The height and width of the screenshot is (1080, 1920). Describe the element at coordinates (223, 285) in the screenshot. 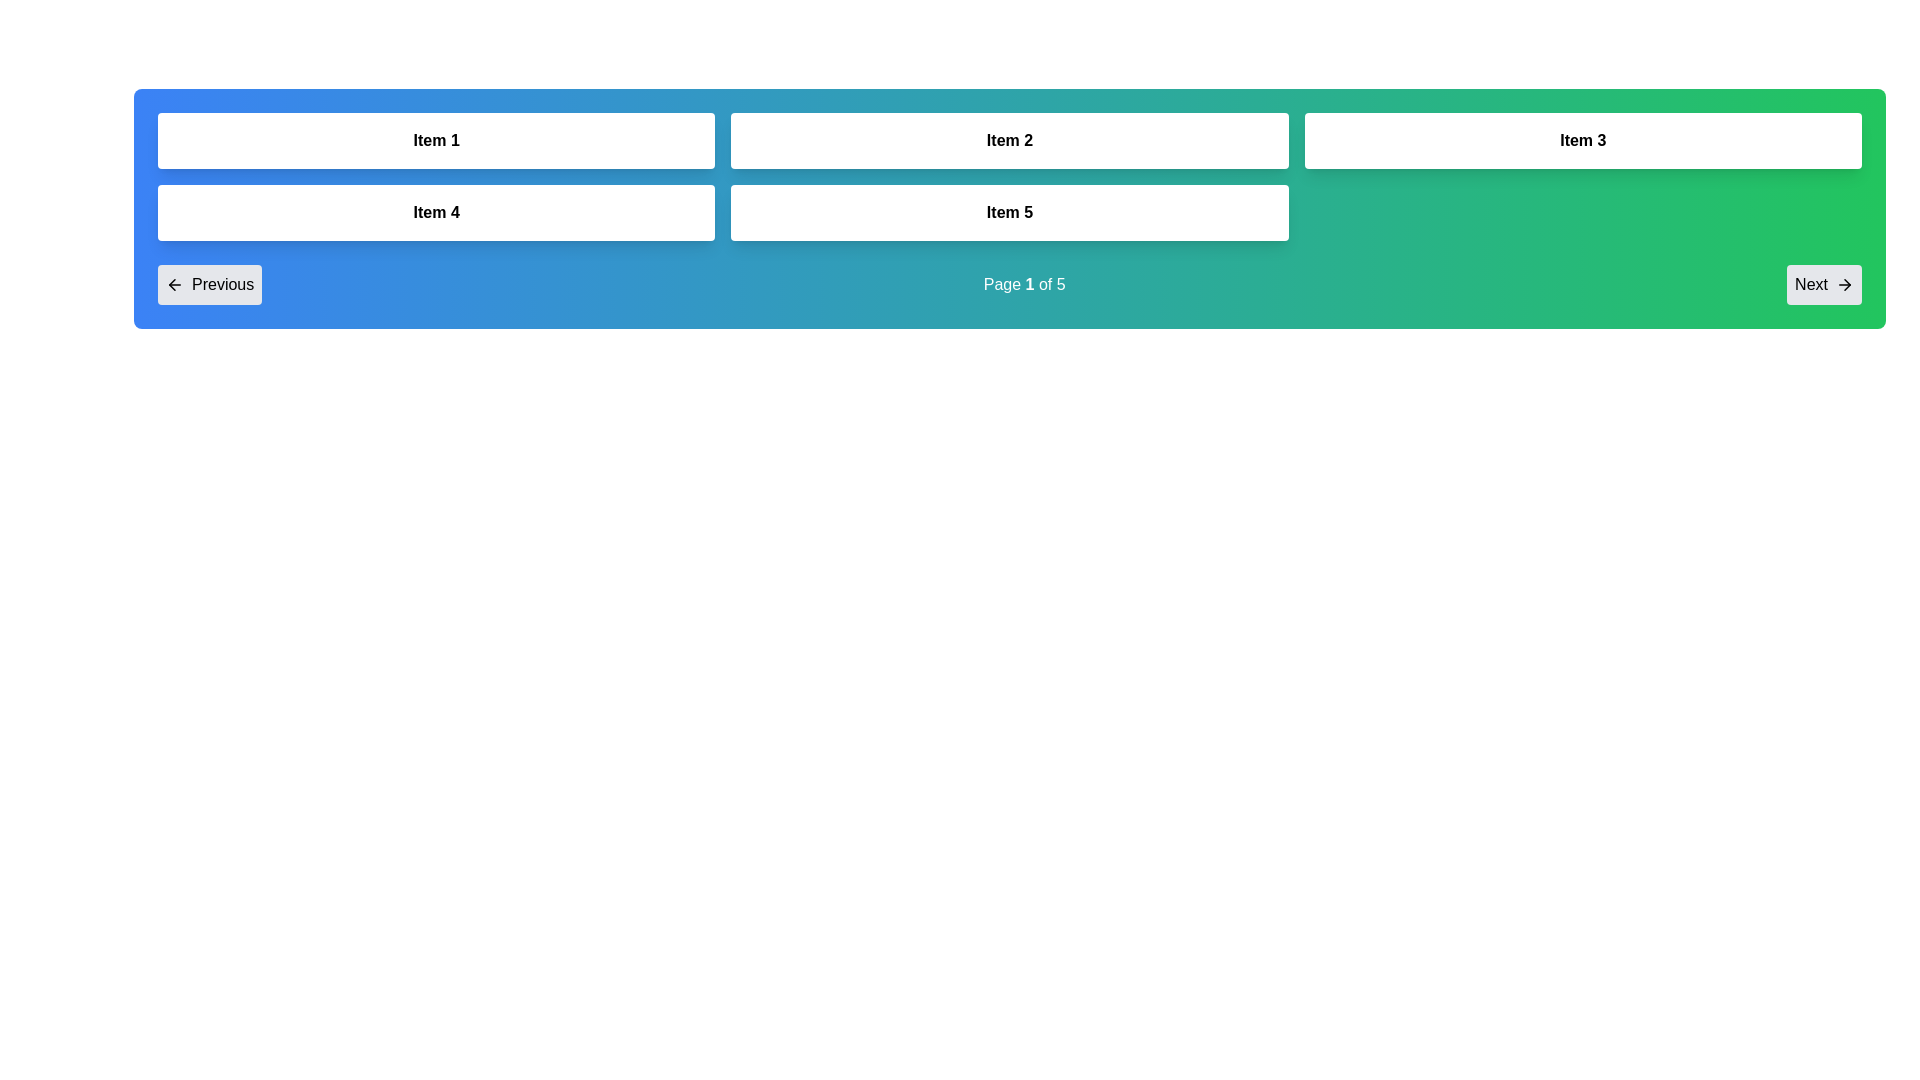

I see `the label indicating the functionality of navigating to the previous page, which is part of a composite button element located at the bottom-left corner of the interface` at that location.